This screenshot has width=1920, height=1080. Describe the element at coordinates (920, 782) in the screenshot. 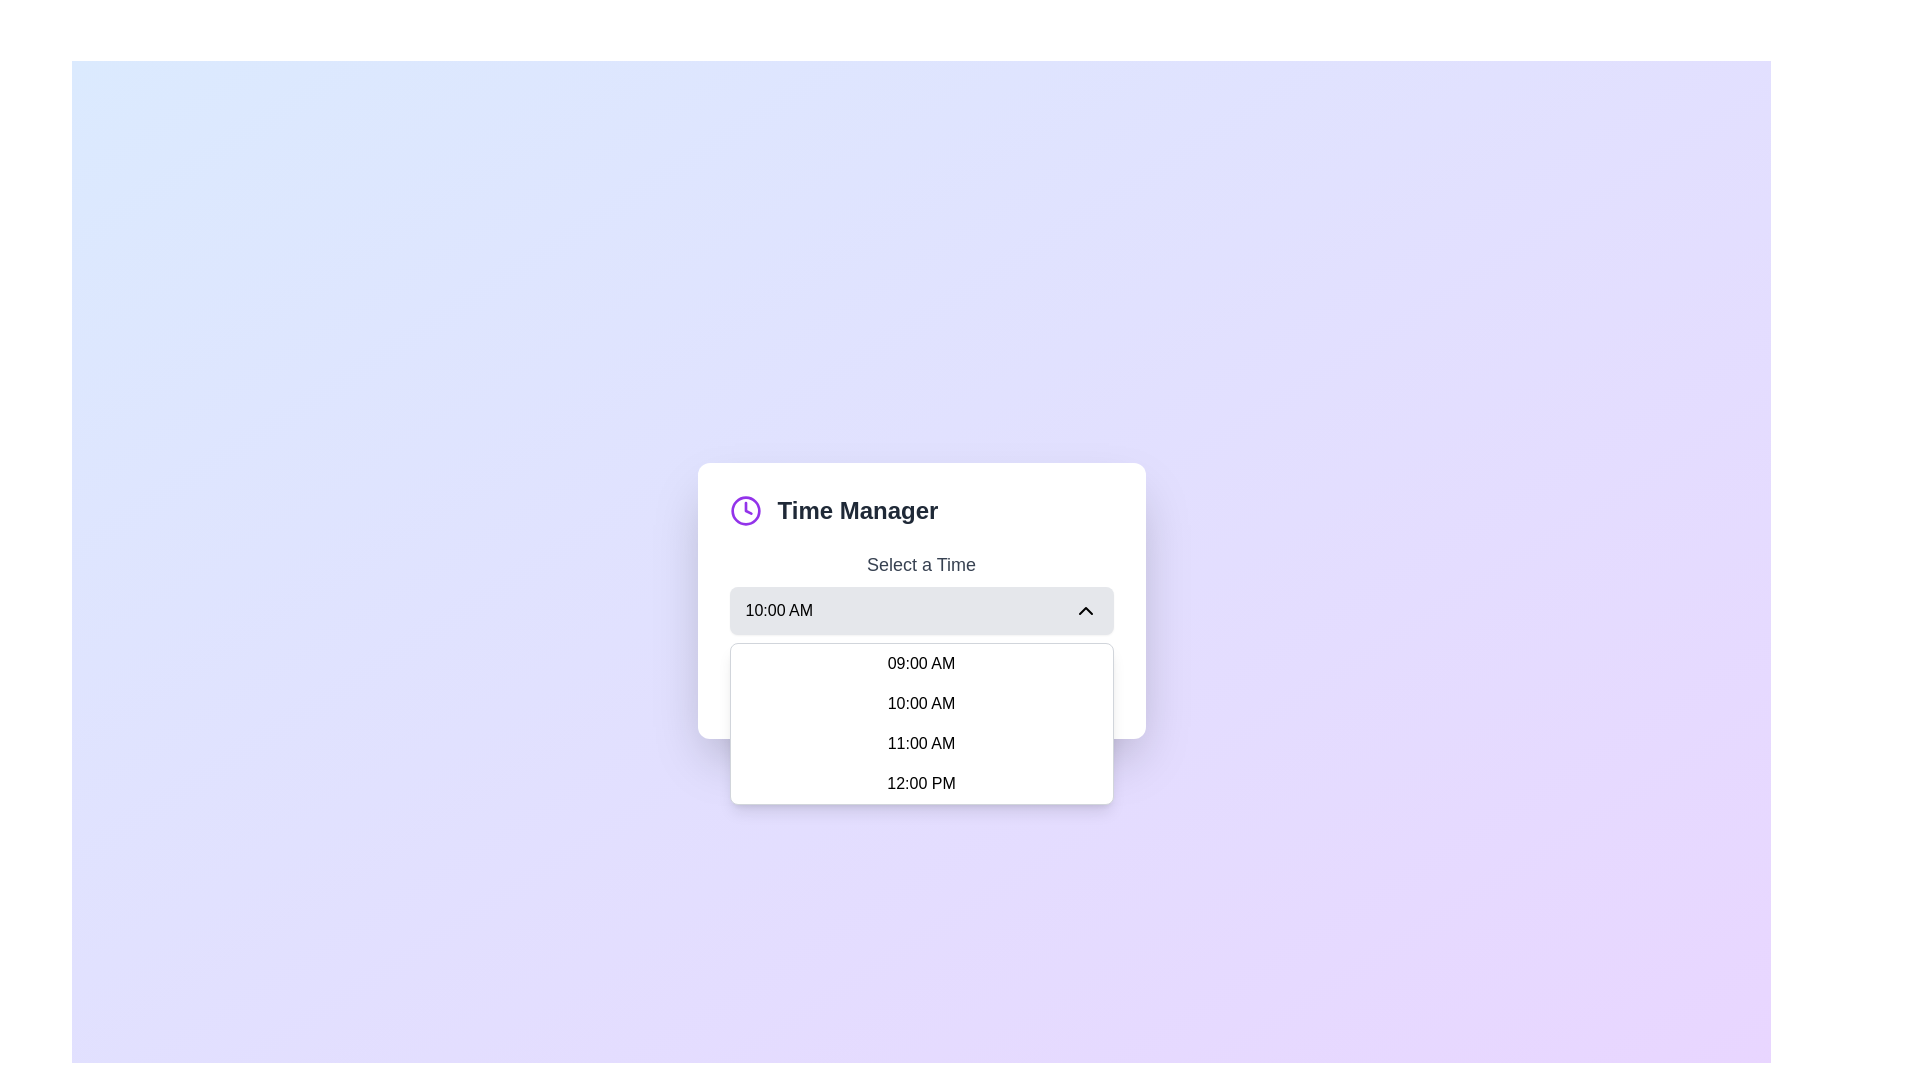

I see `the fourth selectable item in the dropdown menu for time selection` at that location.